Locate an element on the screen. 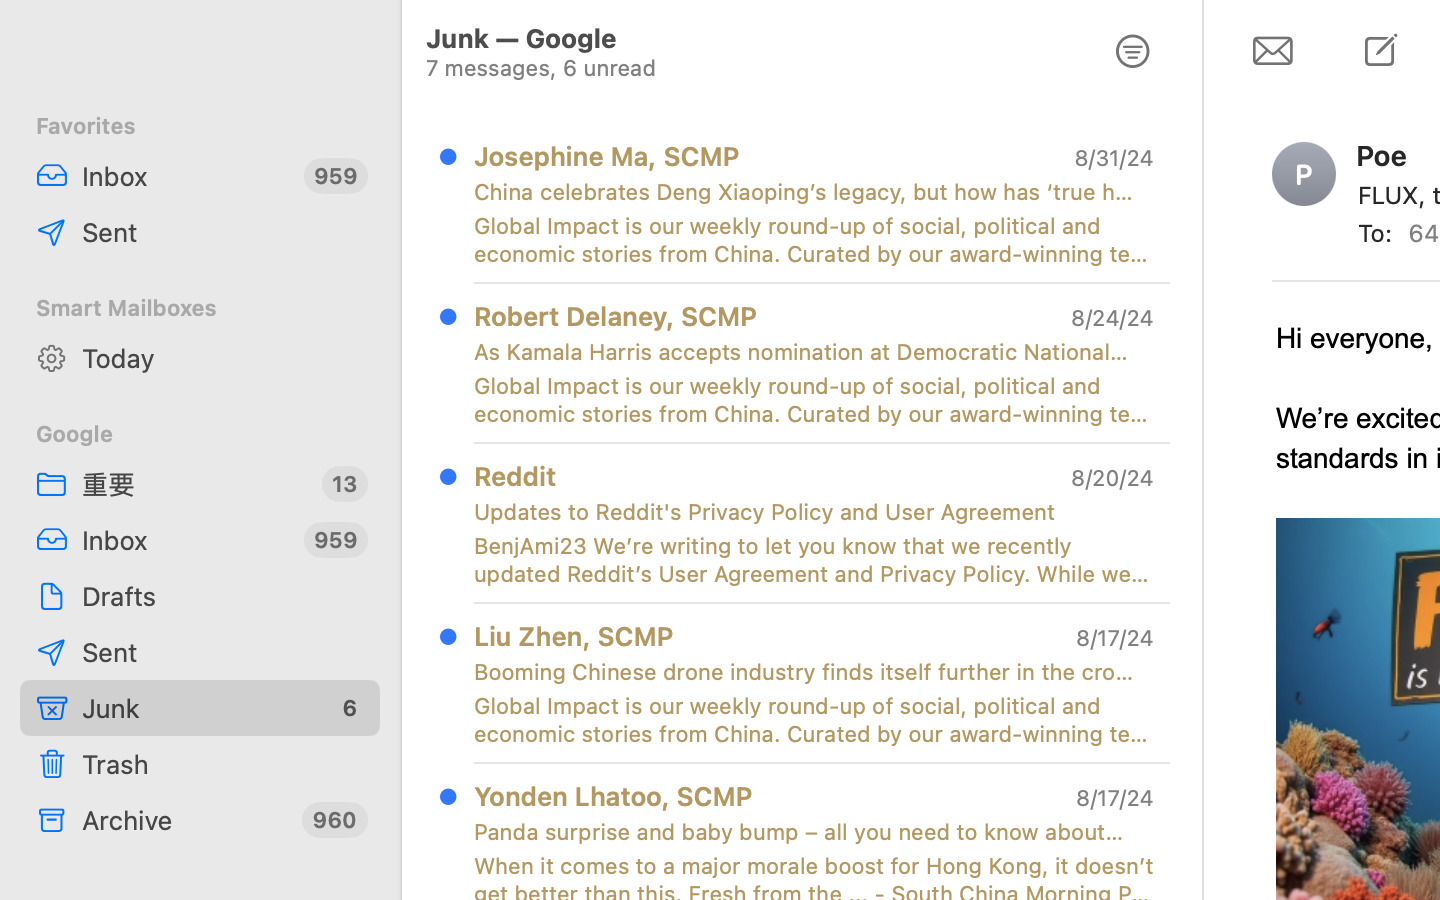 This screenshot has height=900, width=1440. 'BenjAmi23 We’re writing to let you know that we recently updated Reddit’s User Agreement and Privacy Policy. While we encourage you to review the updated documents in full, here are some of the highlights: We reorganized sections of our Privacy Policy for improved clarity. We included language in the Privacy Policy to reflect our participation in the EU-US Data Privacy Framework. We clarified what content you submit is non-public. We updated the Privacy Policy to better reflect our current products, like Reddit Pro. For users in the EEA, United Kingdom, and Switzerland, we updated the User Agreement to reflect that the Reddit products and services are provided by Reddit Netherlands B.V. Updates to our Privacy Policy take effect immediately. The updated User Agreement takes effect September 16, 2024 and will apply to you if you use Reddit after that date. For more information about how we handle information that is made public on Reddit, please see our Public Content Policy. If you have' is located at coordinates (814, 558).